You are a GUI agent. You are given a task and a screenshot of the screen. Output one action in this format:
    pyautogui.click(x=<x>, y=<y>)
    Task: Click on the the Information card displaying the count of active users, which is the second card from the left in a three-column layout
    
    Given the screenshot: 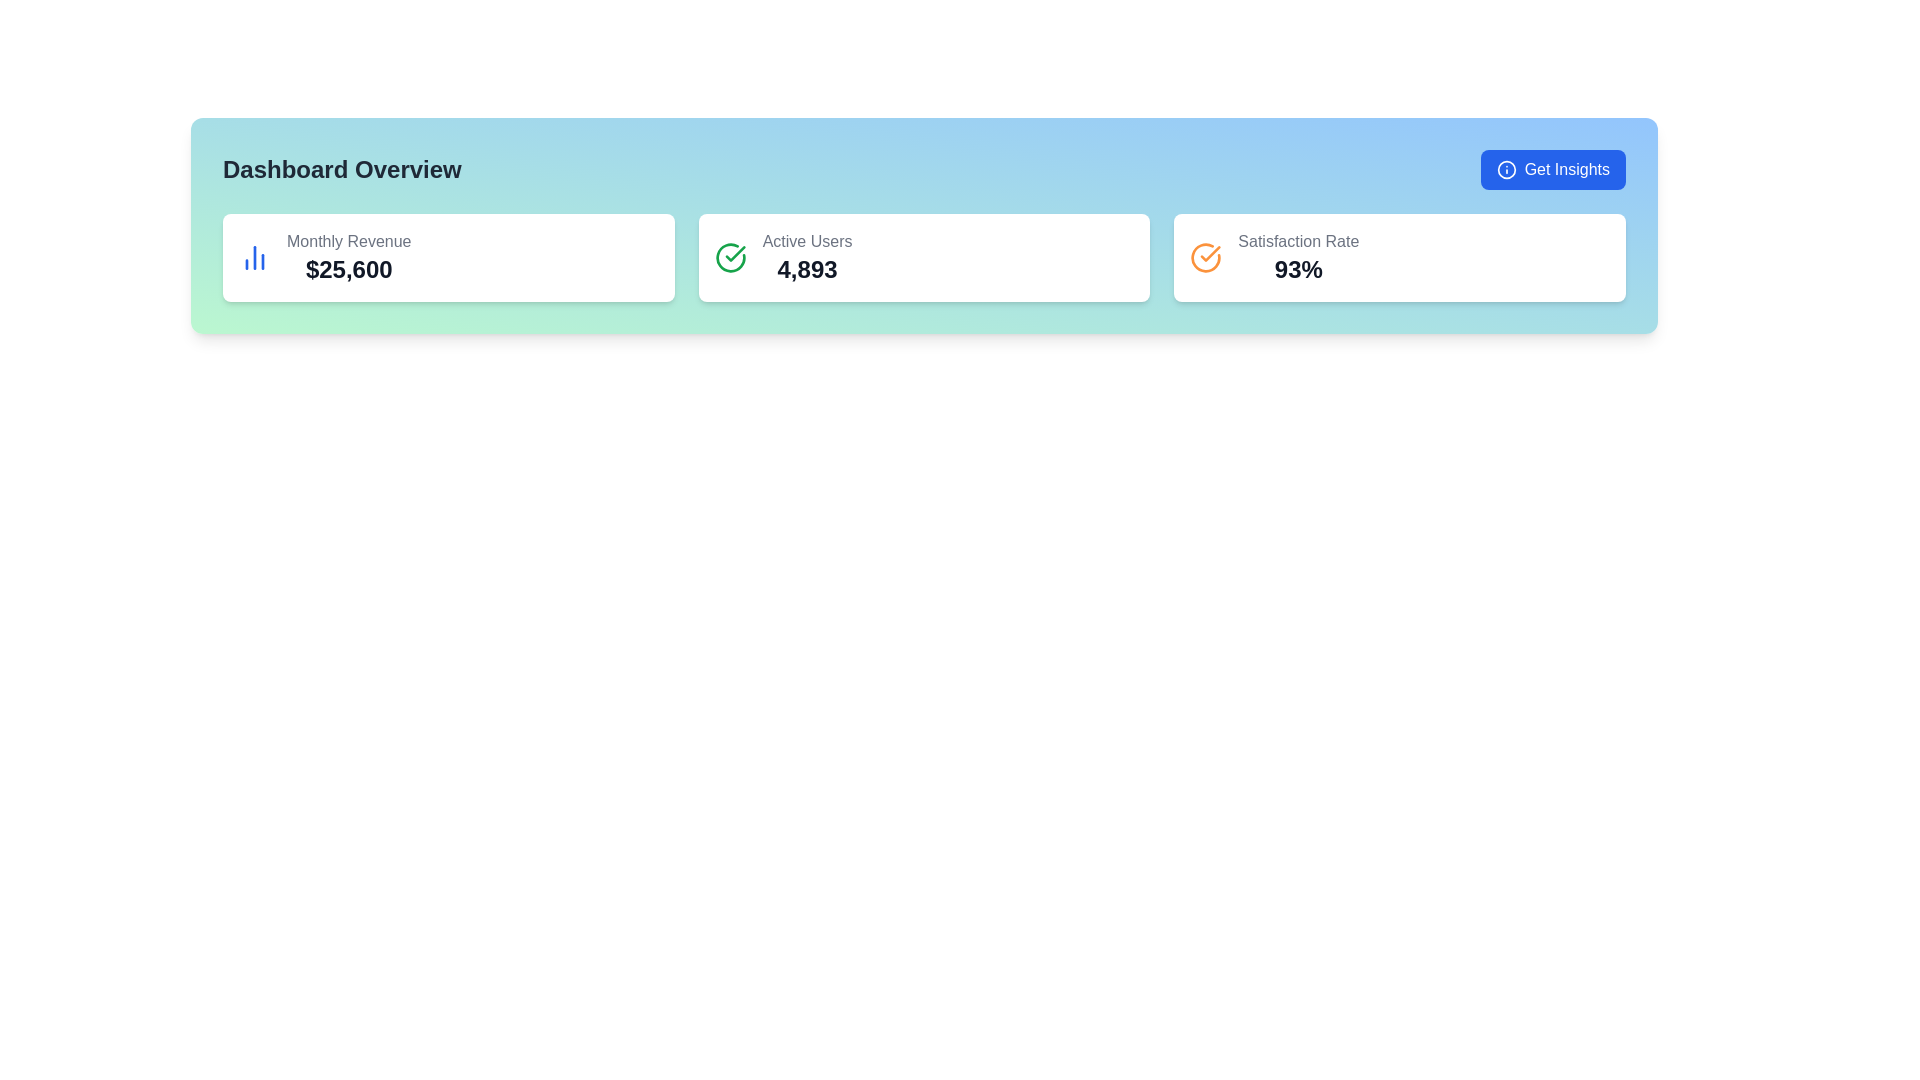 What is the action you would take?
    pyautogui.click(x=923, y=257)
    